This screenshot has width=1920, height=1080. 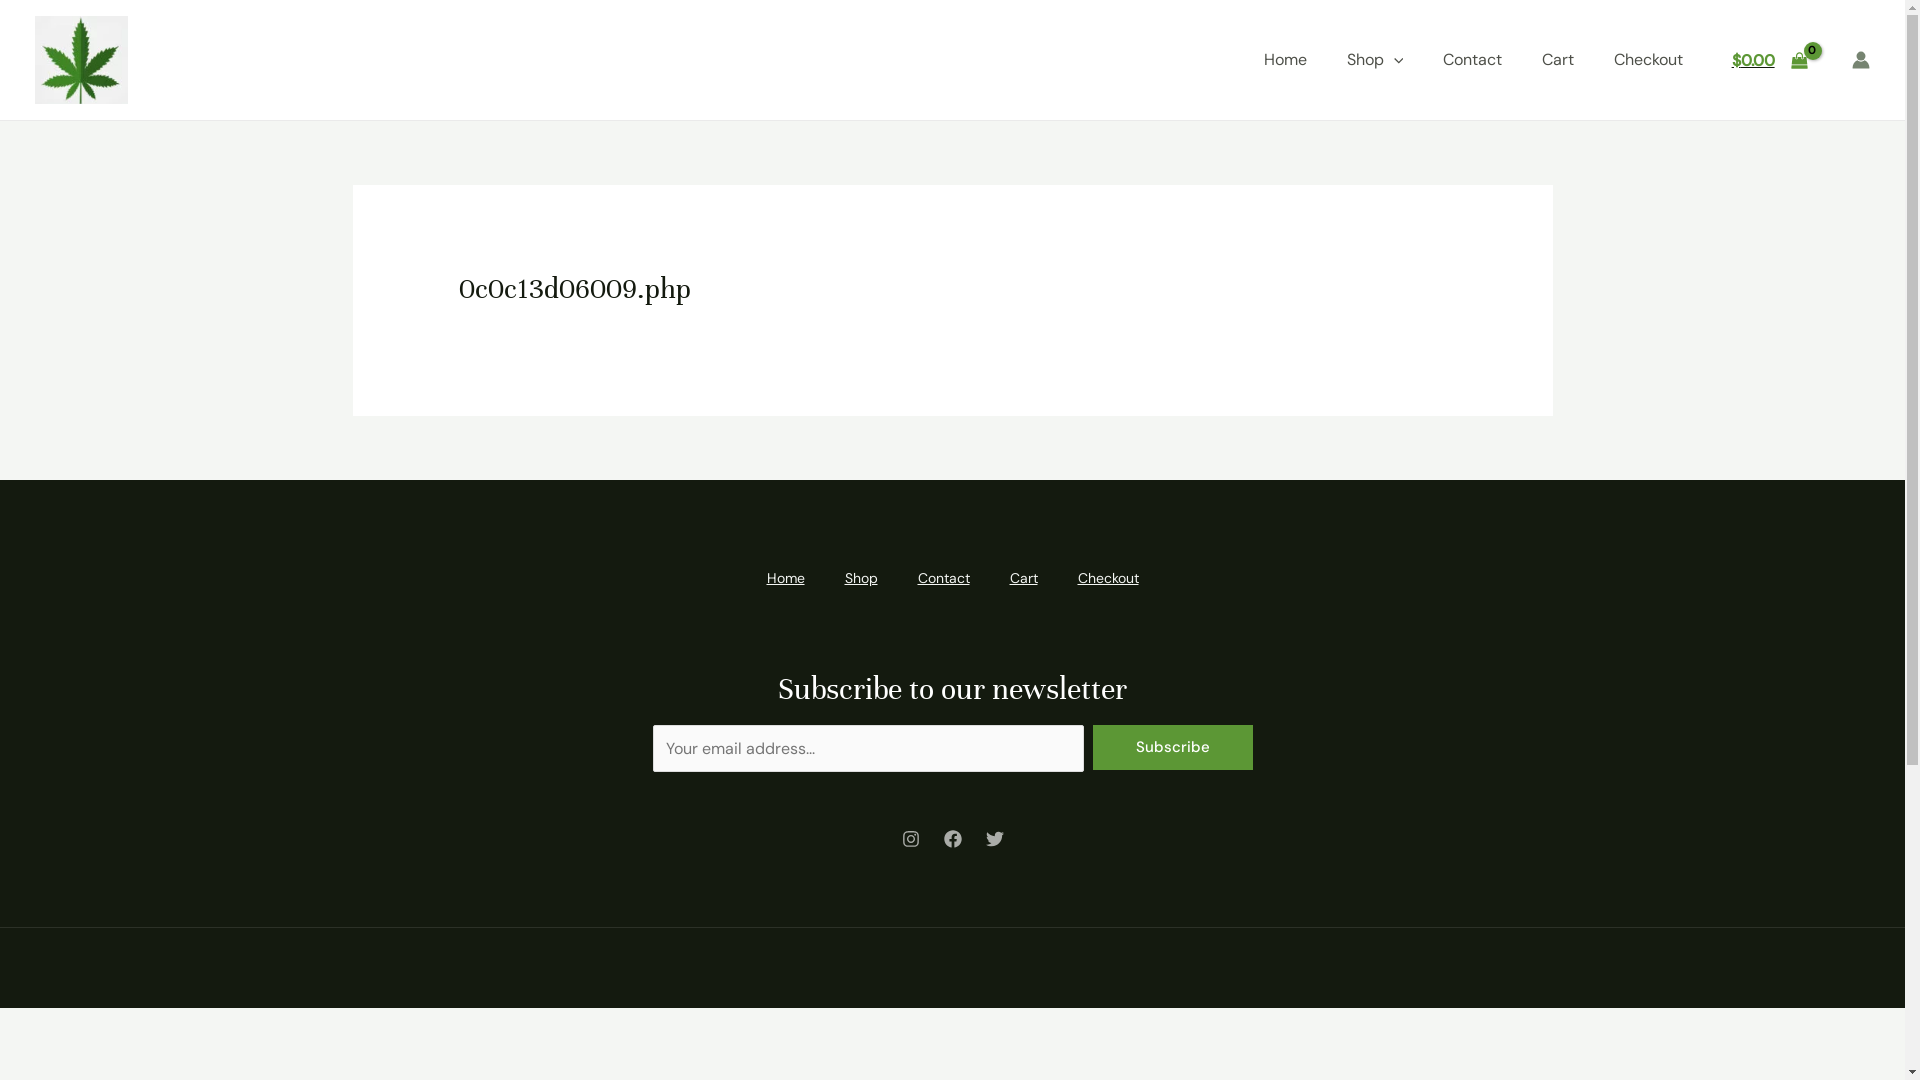 I want to click on 'Checkout', so click(x=1648, y=59).